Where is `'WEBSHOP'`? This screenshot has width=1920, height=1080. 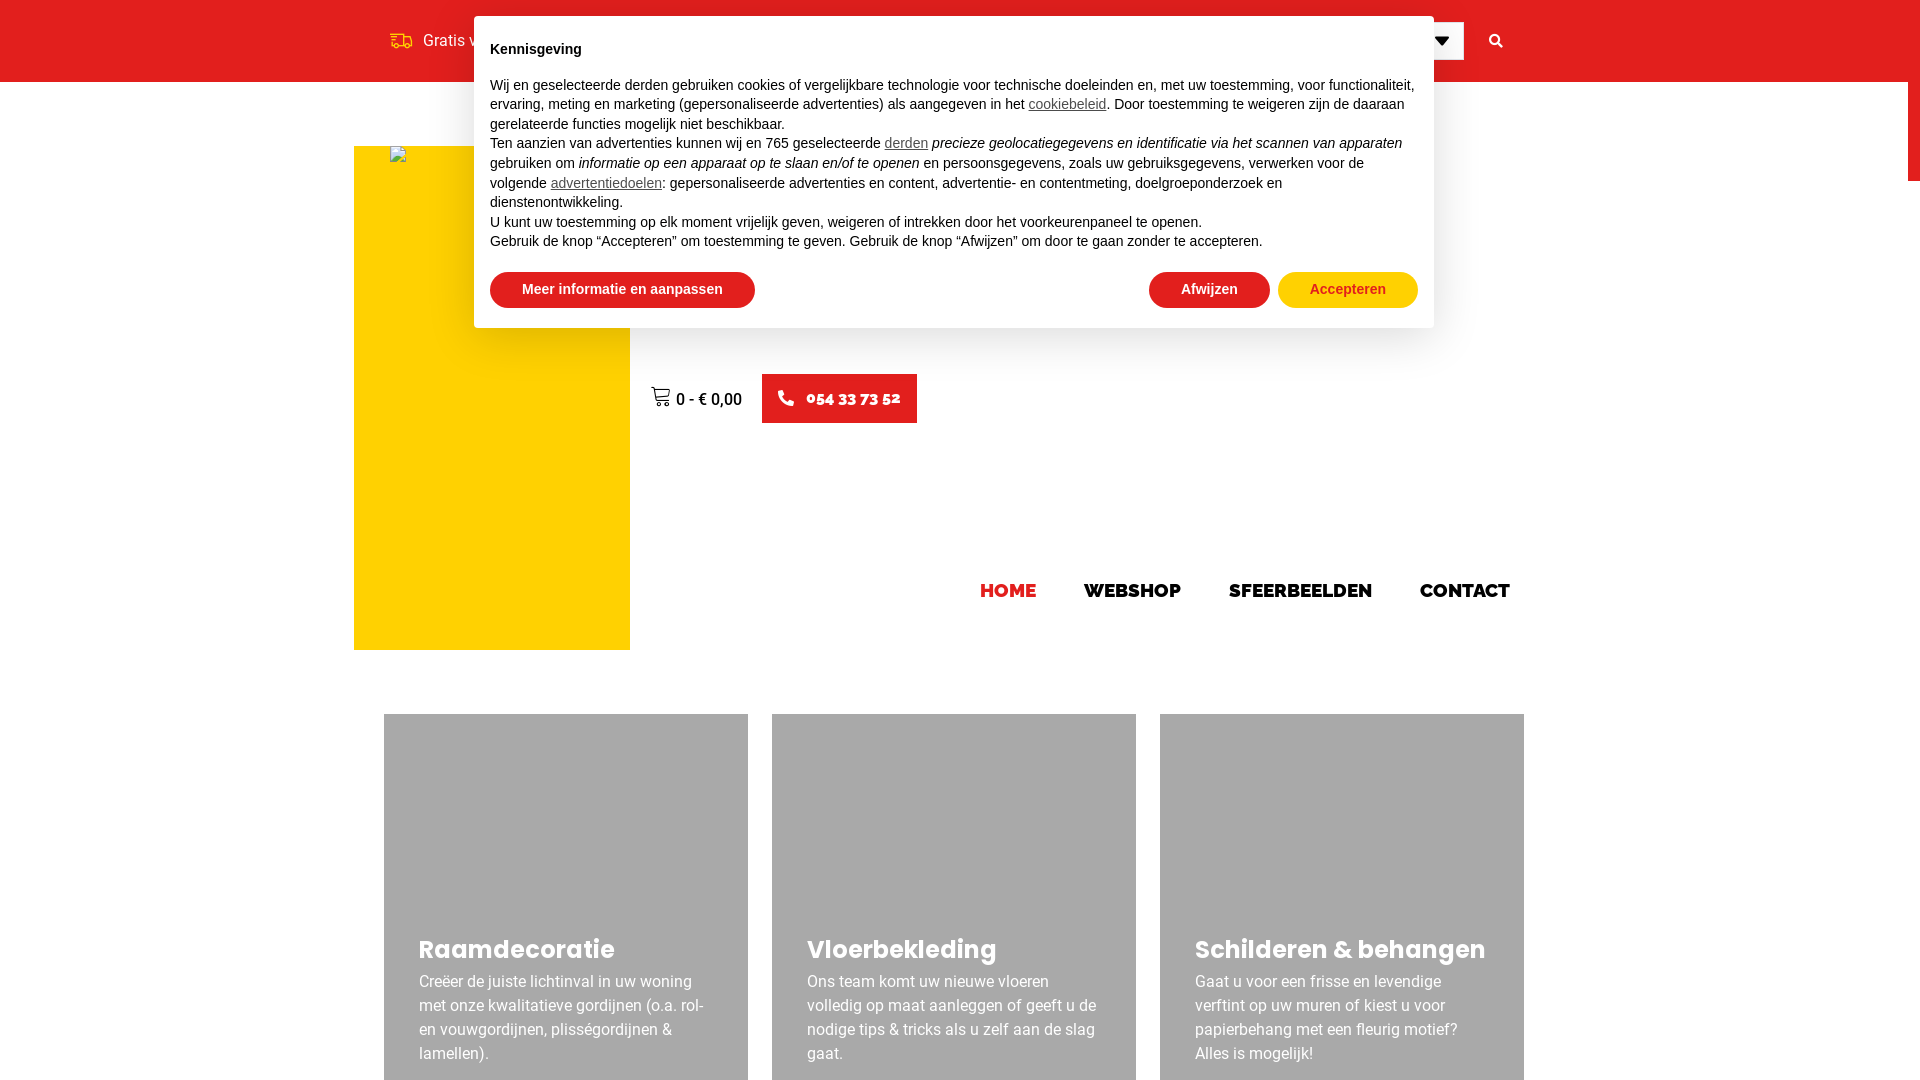
'WEBSHOP' is located at coordinates (1132, 589).